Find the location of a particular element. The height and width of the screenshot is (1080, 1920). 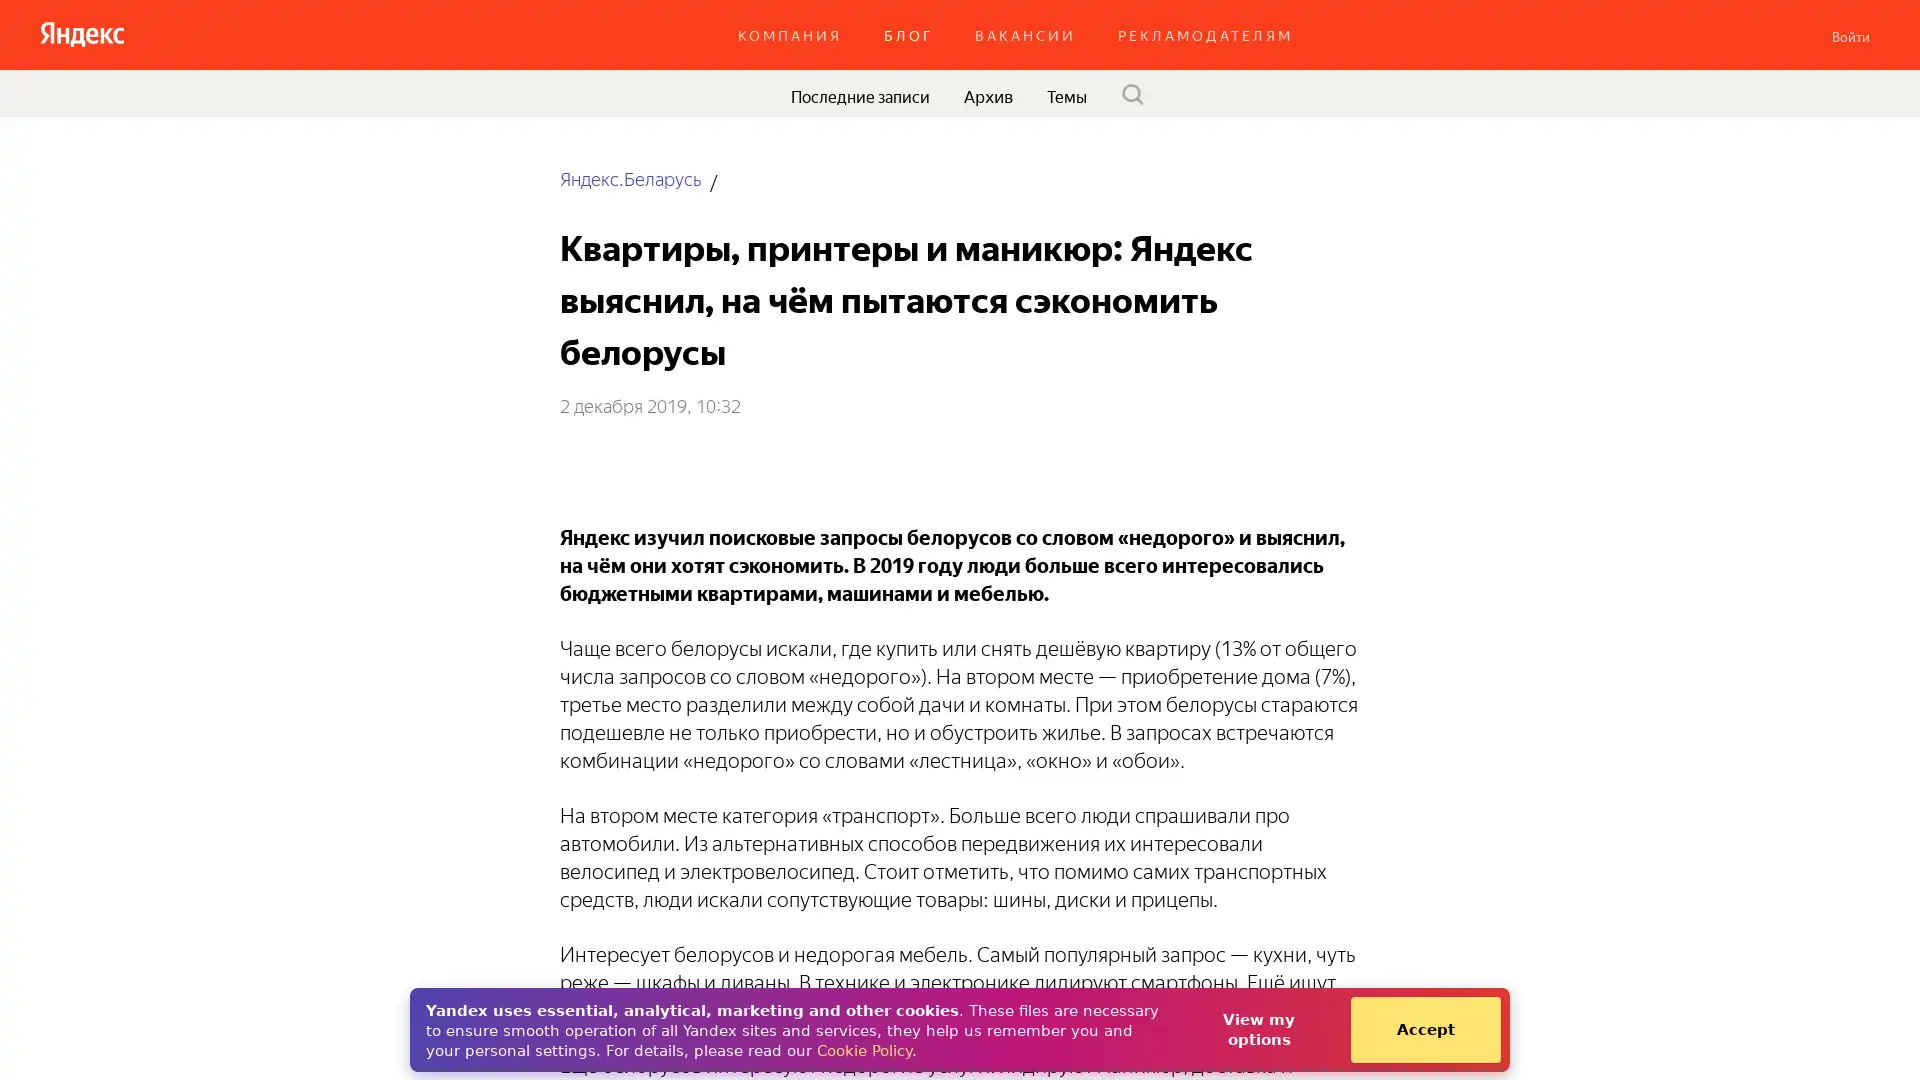

Accept is located at coordinates (1424, 1029).